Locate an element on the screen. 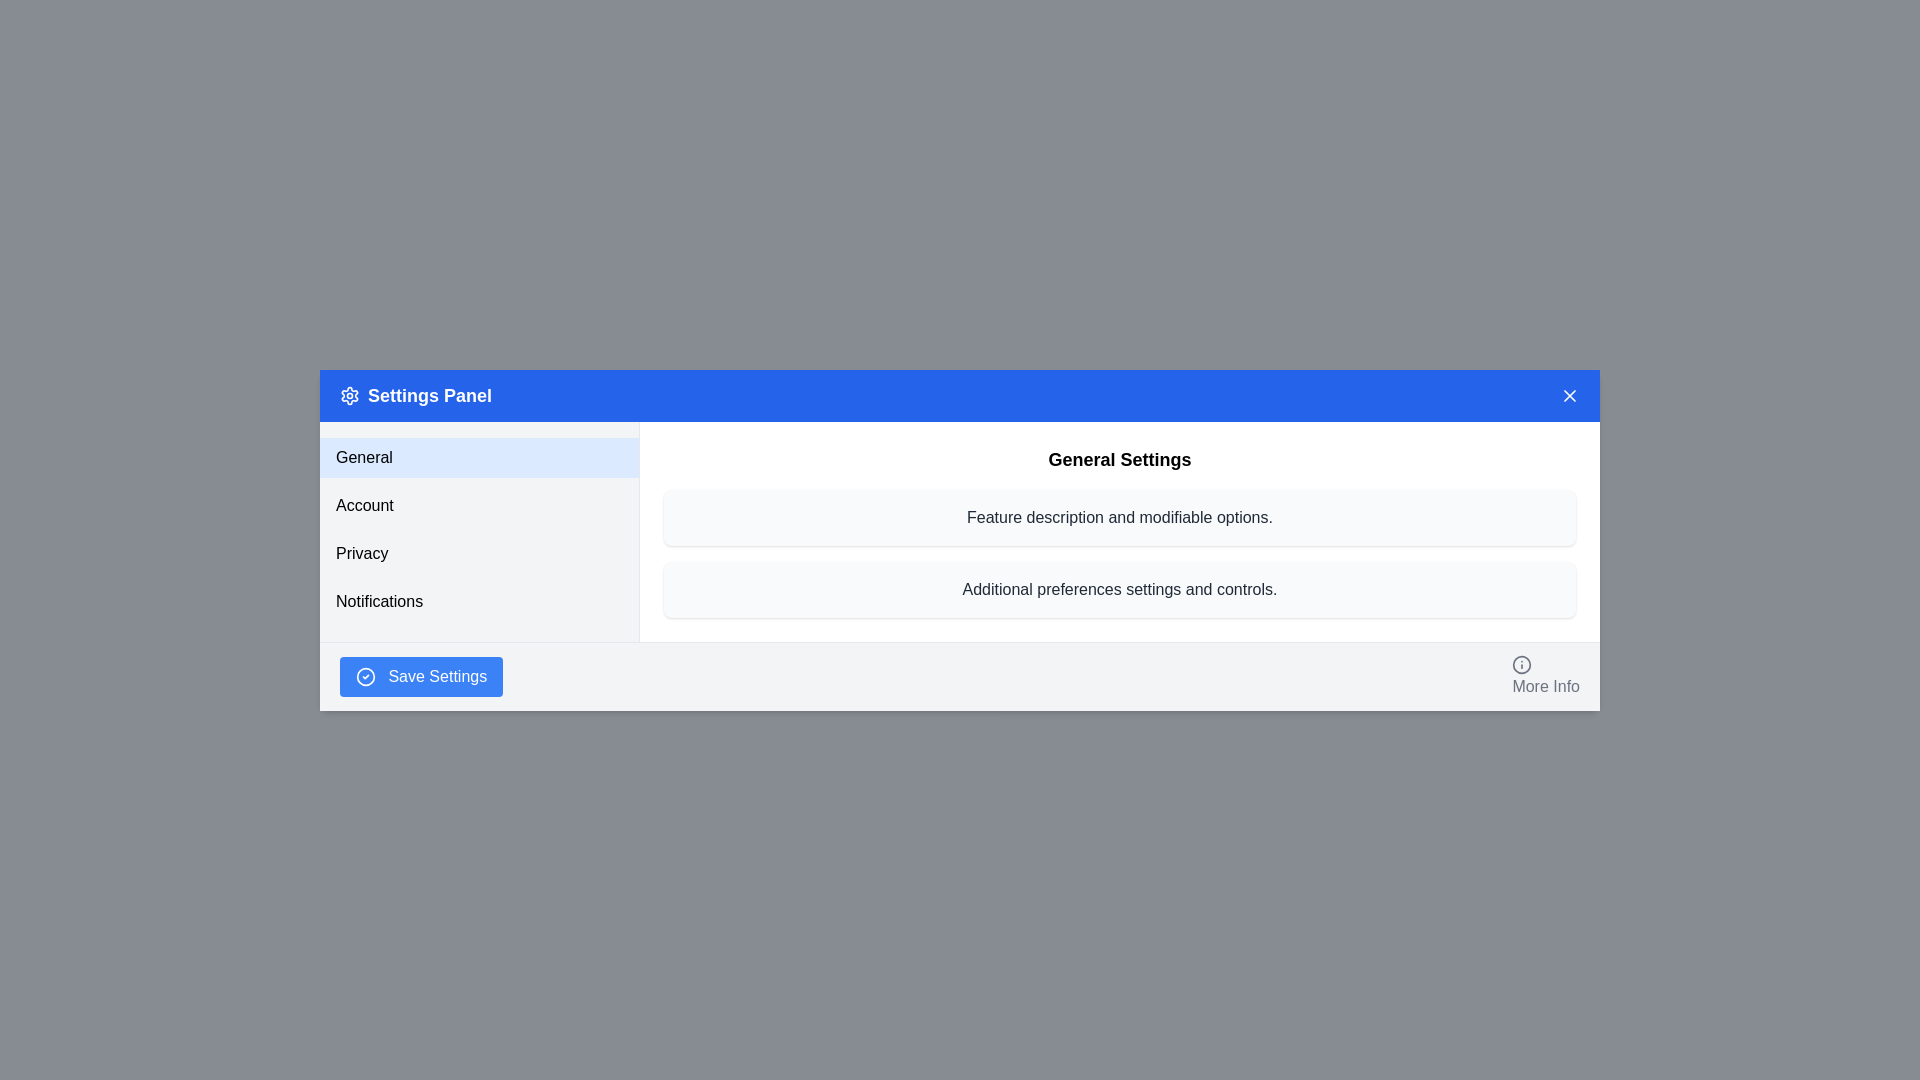 The image size is (1920, 1080). the 'Notifications' button located in the bottom-most position of the vertically stacked menu in the left section of the settings panel is located at coordinates (478, 600).